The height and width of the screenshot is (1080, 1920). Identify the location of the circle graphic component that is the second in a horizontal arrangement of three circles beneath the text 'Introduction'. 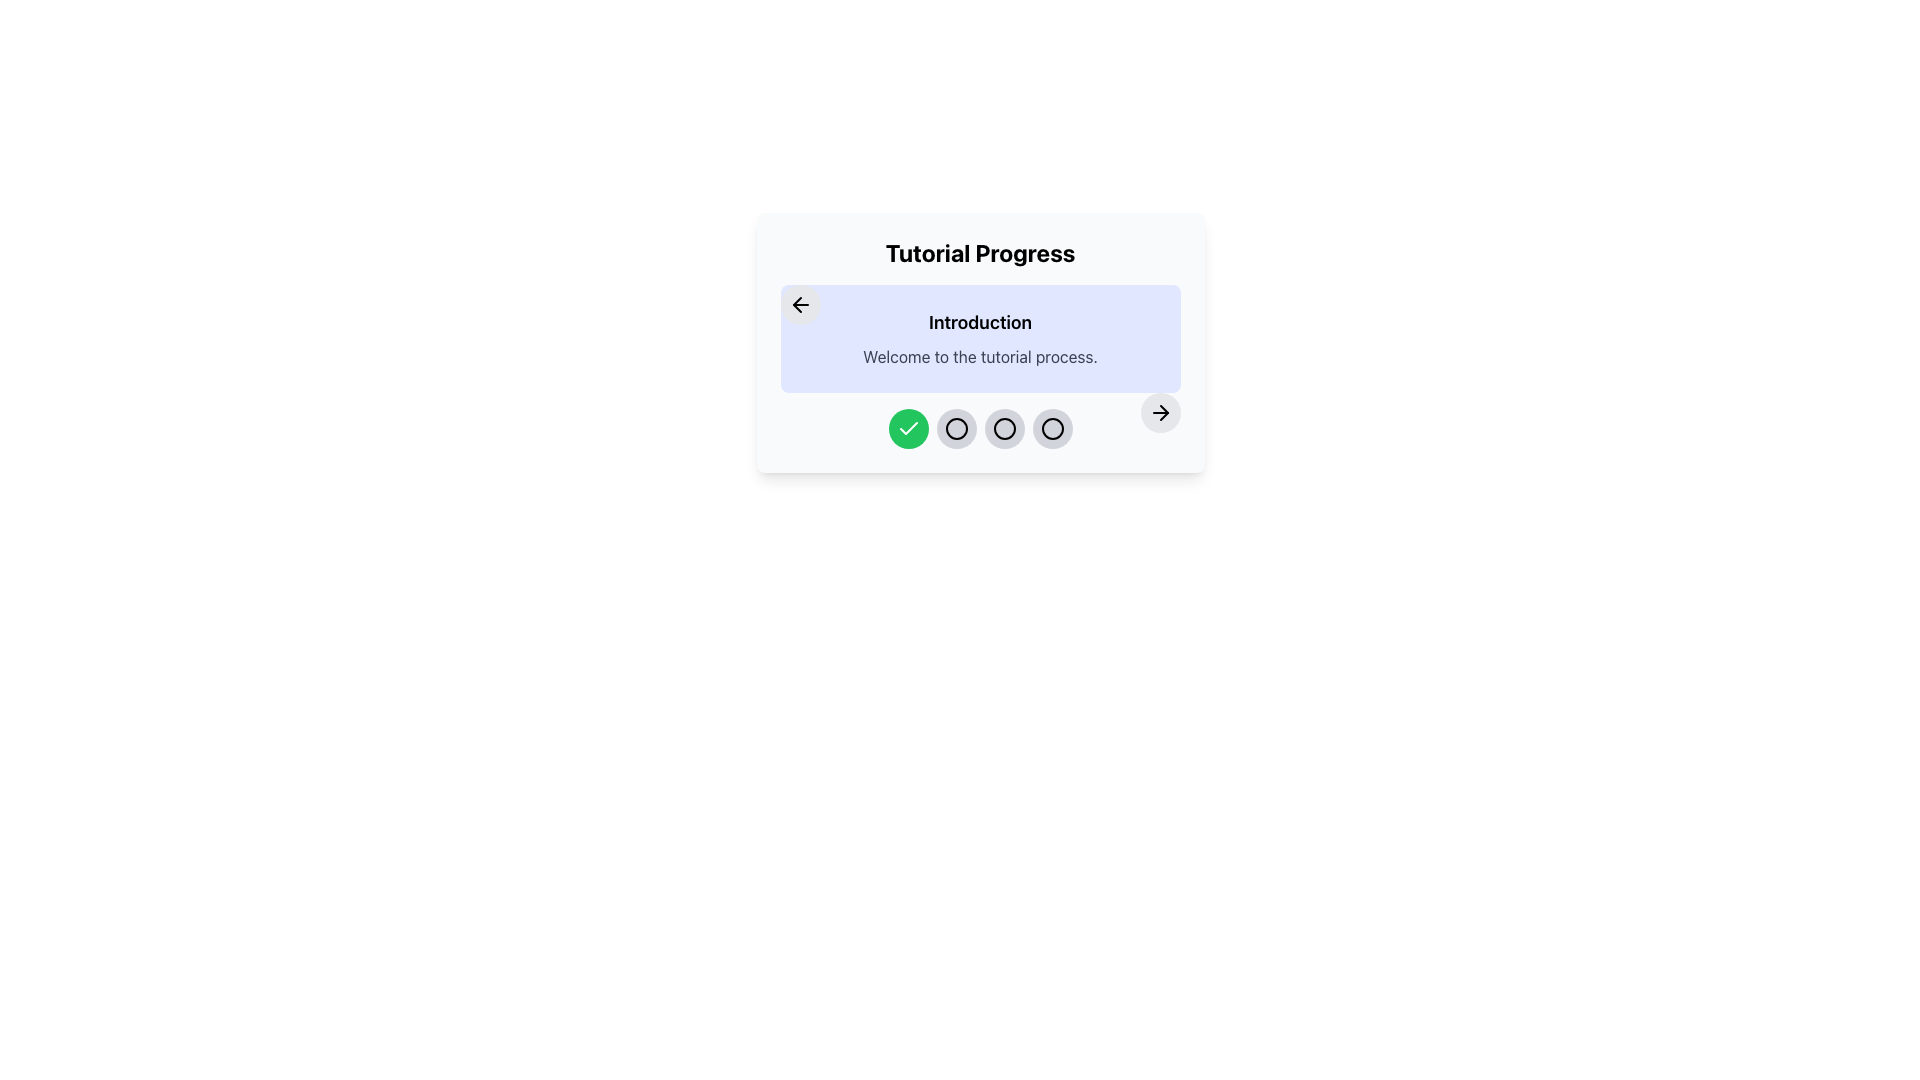
(955, 427).